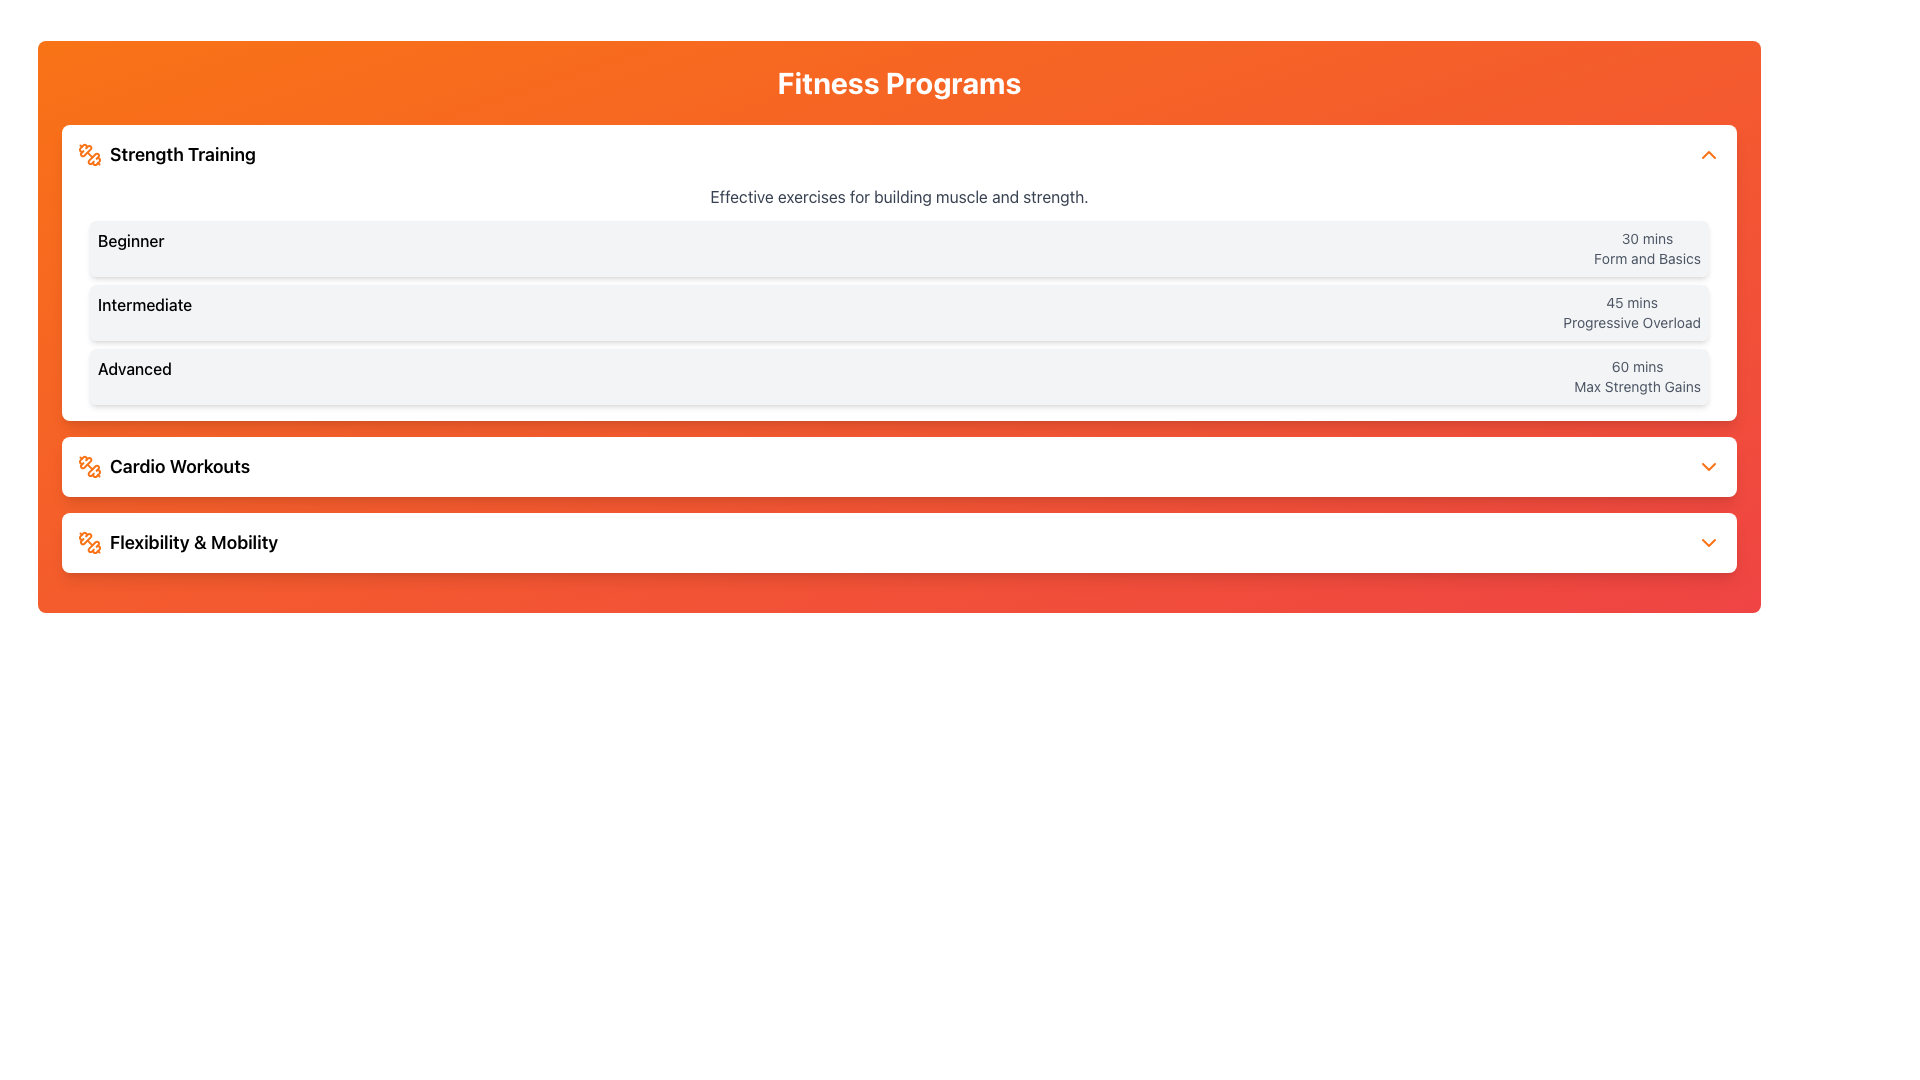 Image resolution: width=1920 pixels, height=1080 pixels. Describe the element at coordinates (1707, 153) in the screenshot. I see `the upward-pointing chevron icon in vivid orange located in the top-right corner of the 'Strength Training' header section` at that location.